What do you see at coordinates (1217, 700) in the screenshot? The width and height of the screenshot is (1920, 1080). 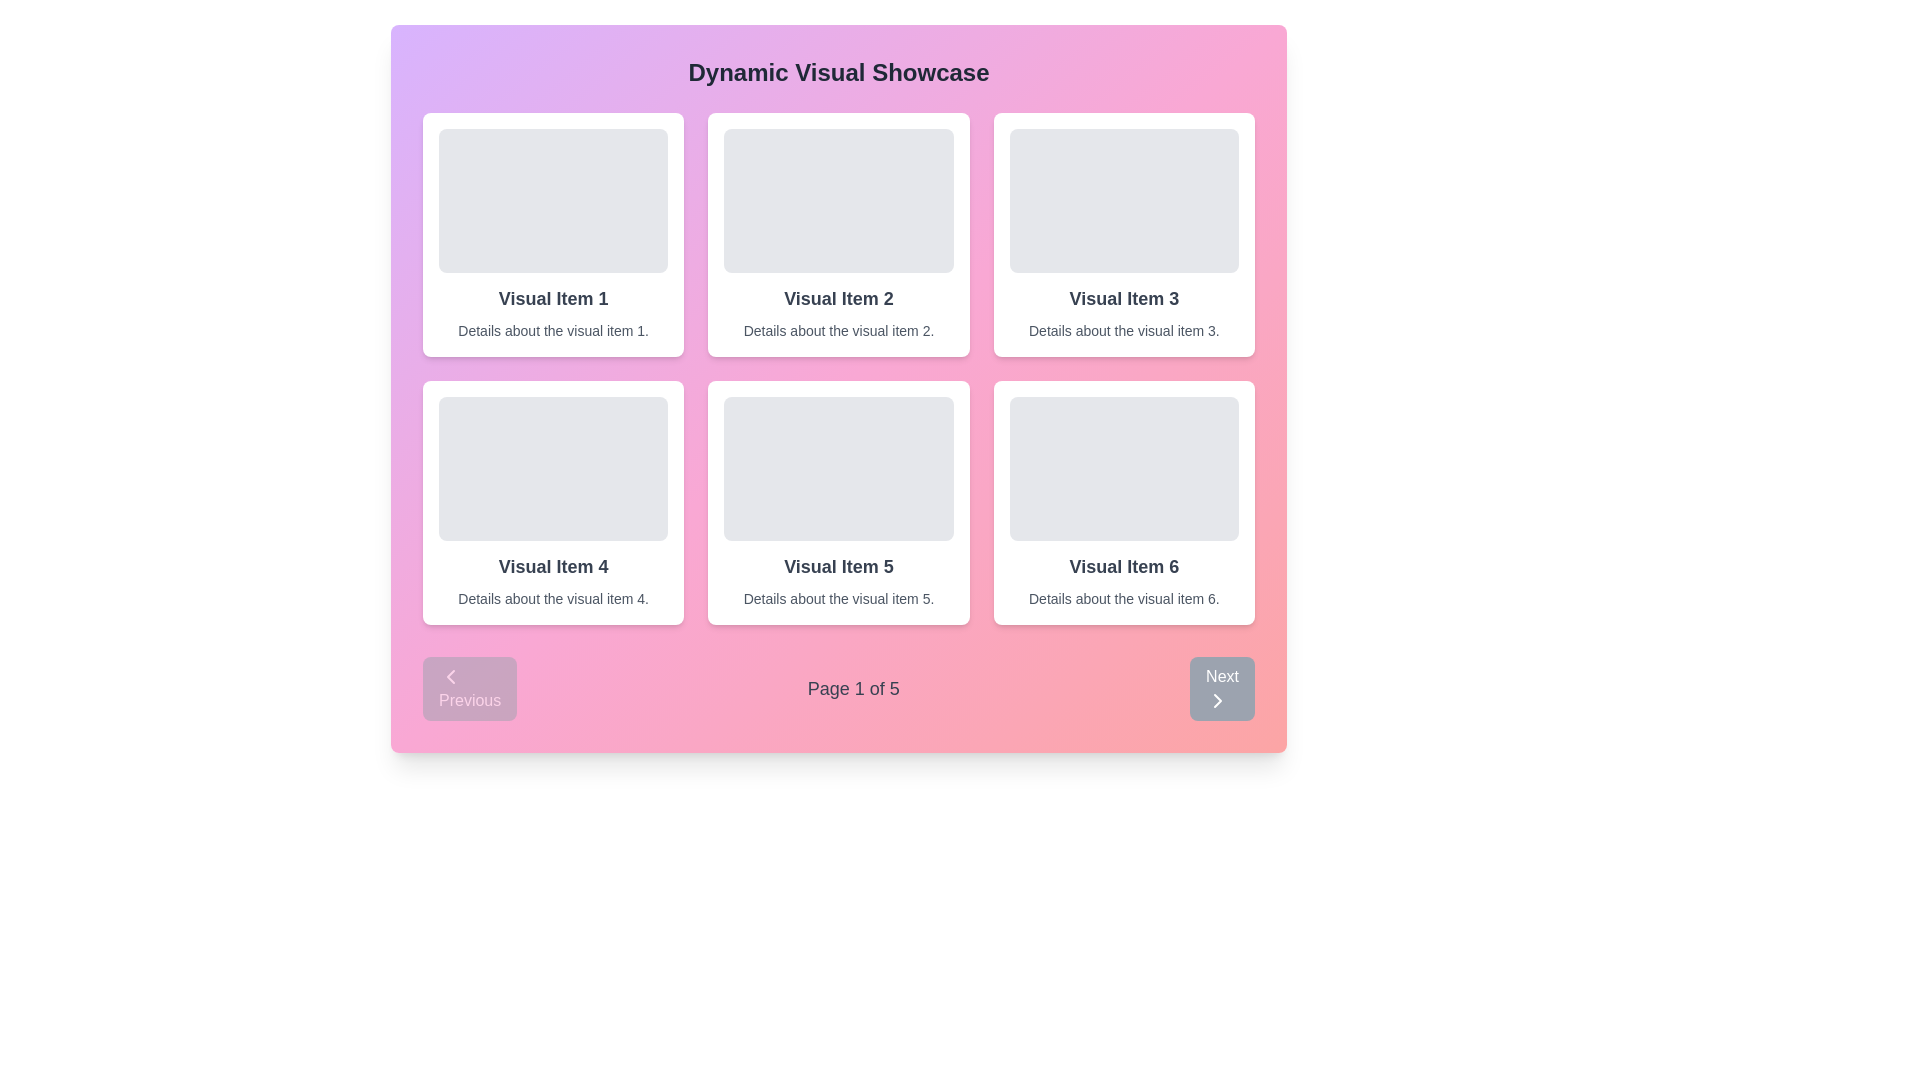 I see `the right-pointing chevron icon located within the 'Next' button in the bottom-right corner of the interface` at bounding box center [1217, 700].